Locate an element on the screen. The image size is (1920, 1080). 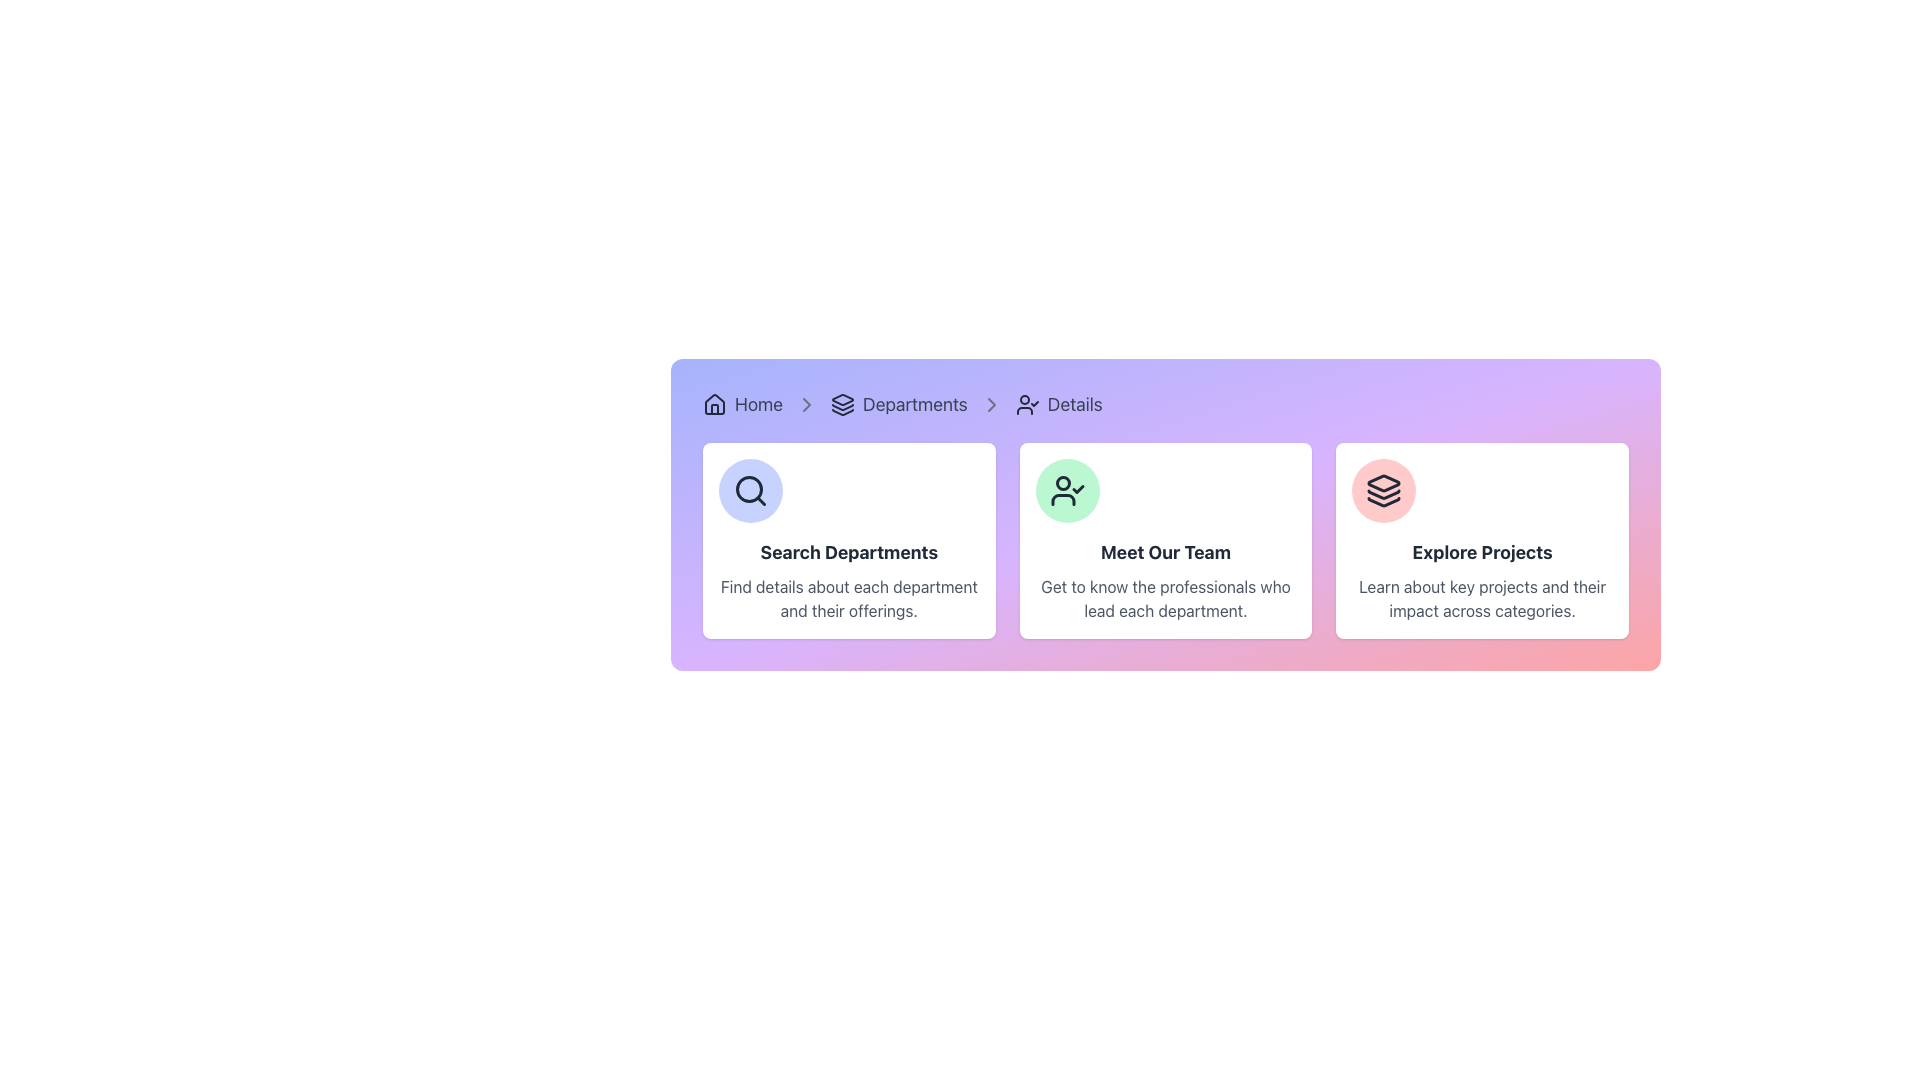
the 'Details' text link with an icon in the breadcrumb navigation is located at coordinates (1058, 405).